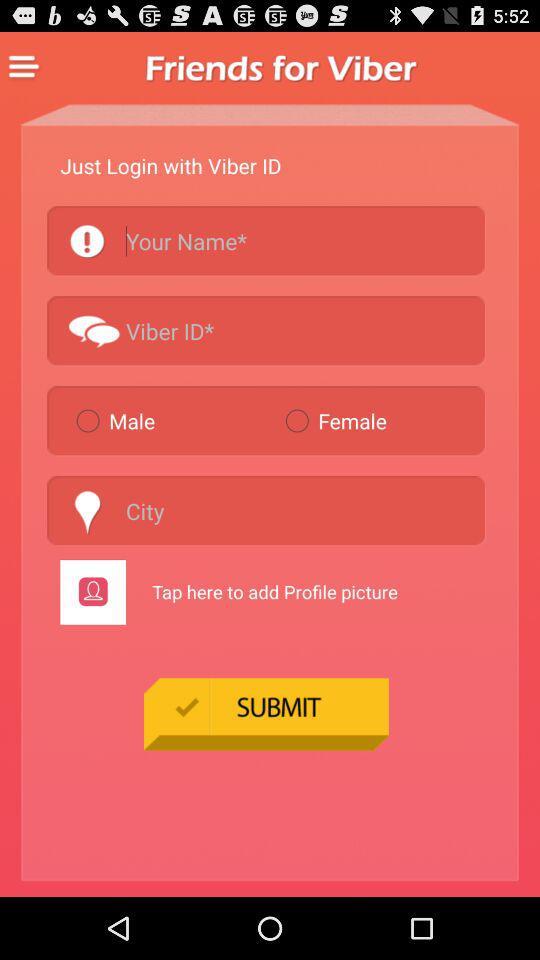 The image size is (540, 960). Describe the element at coordinates (266, 509) in the screenshot. I see `city` at that location.